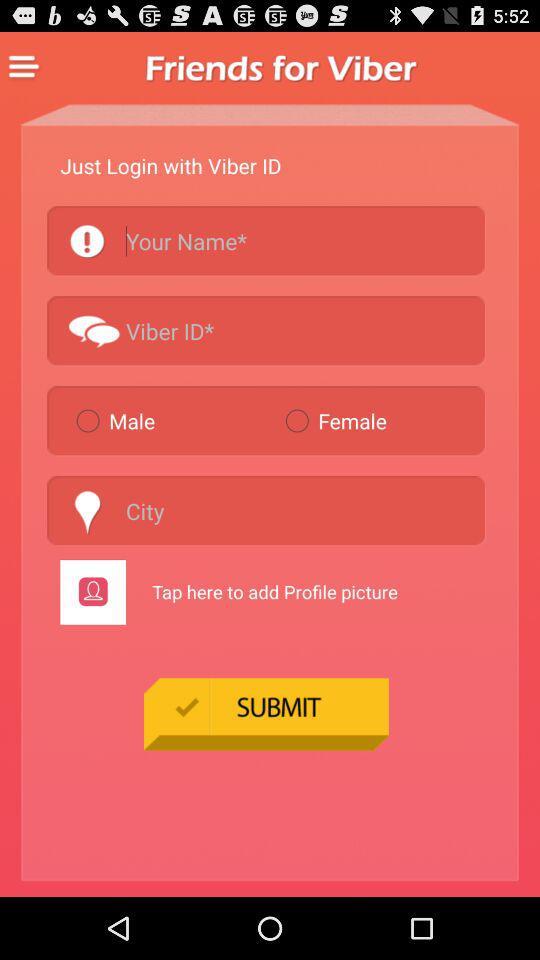 The image size is (540, 960). Describe the element at coordinates (266, 509) in the screenshot. I see `city` at that location.